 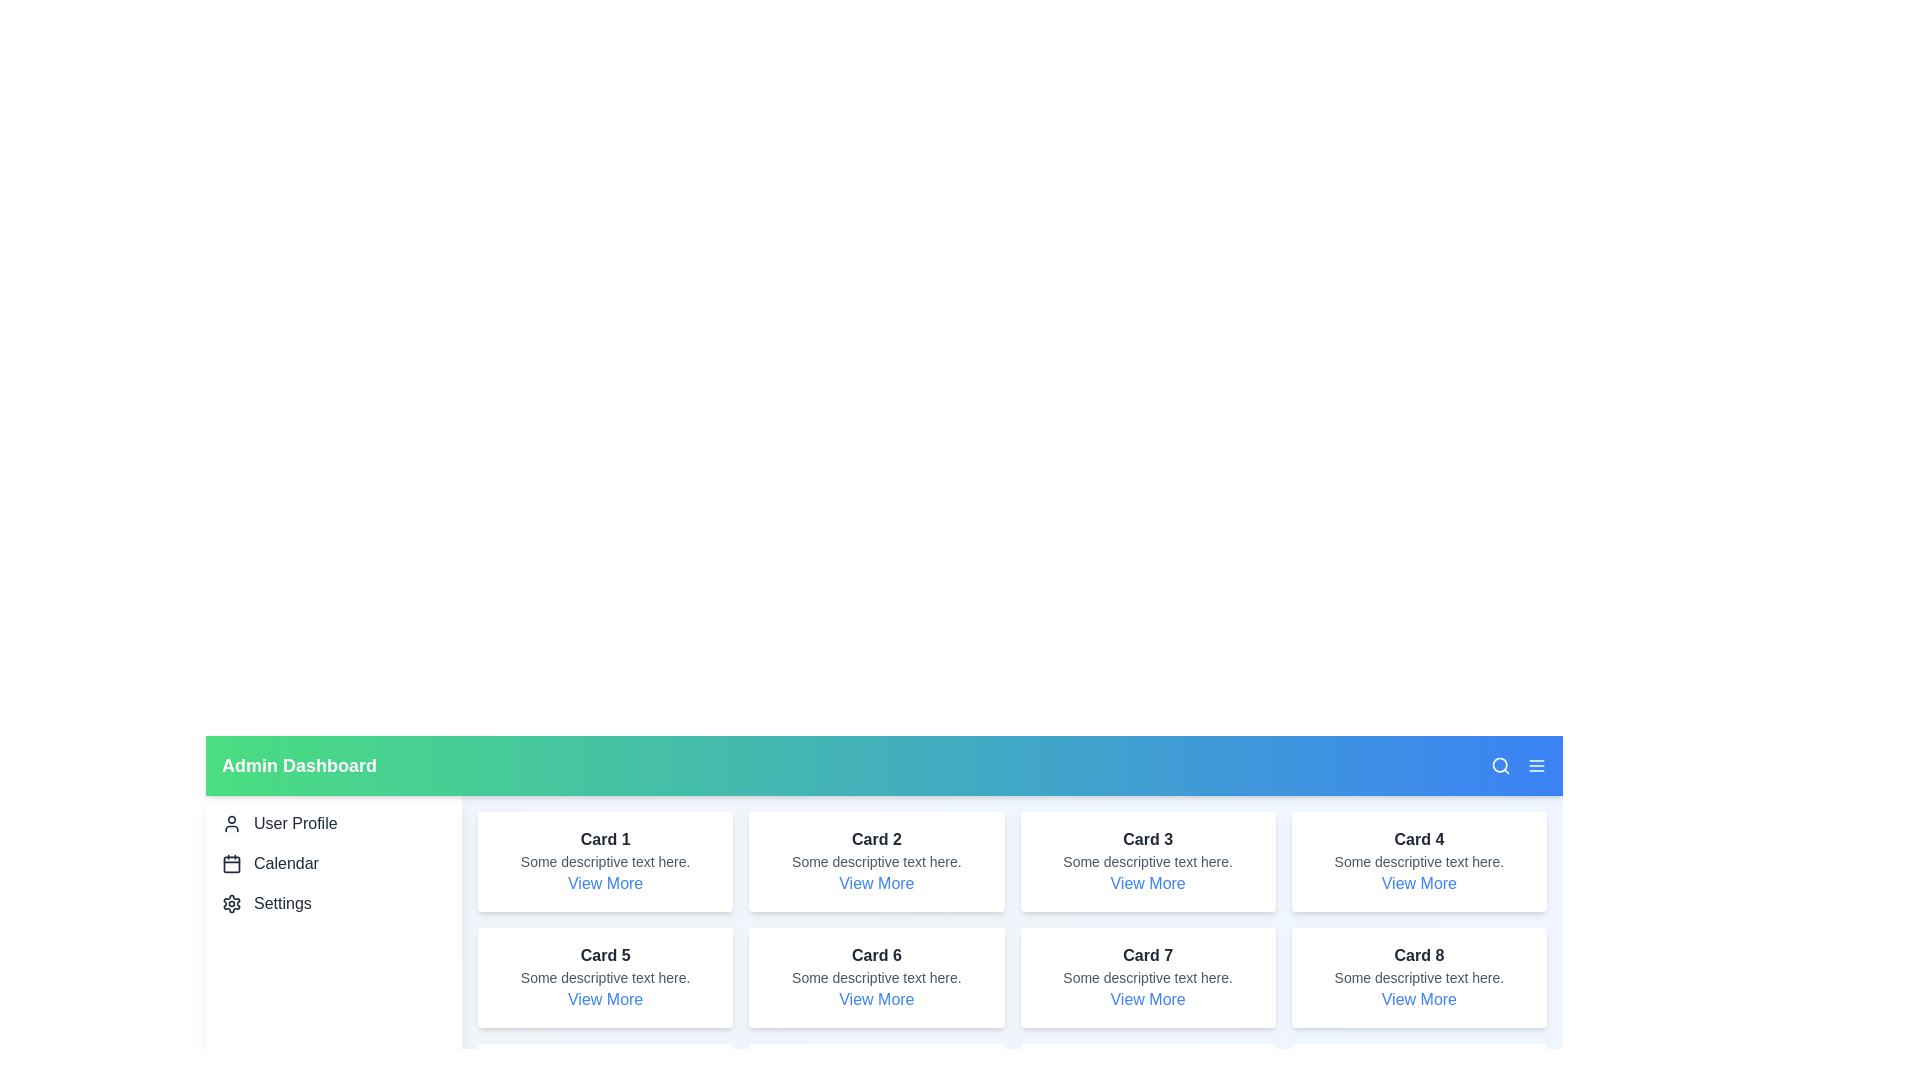 What do you see at coordinates (1535, 765) in the screenshot?
I see `menu button in the app bar to toggle the sidebar visibility` at bounding box center [1535, 765].